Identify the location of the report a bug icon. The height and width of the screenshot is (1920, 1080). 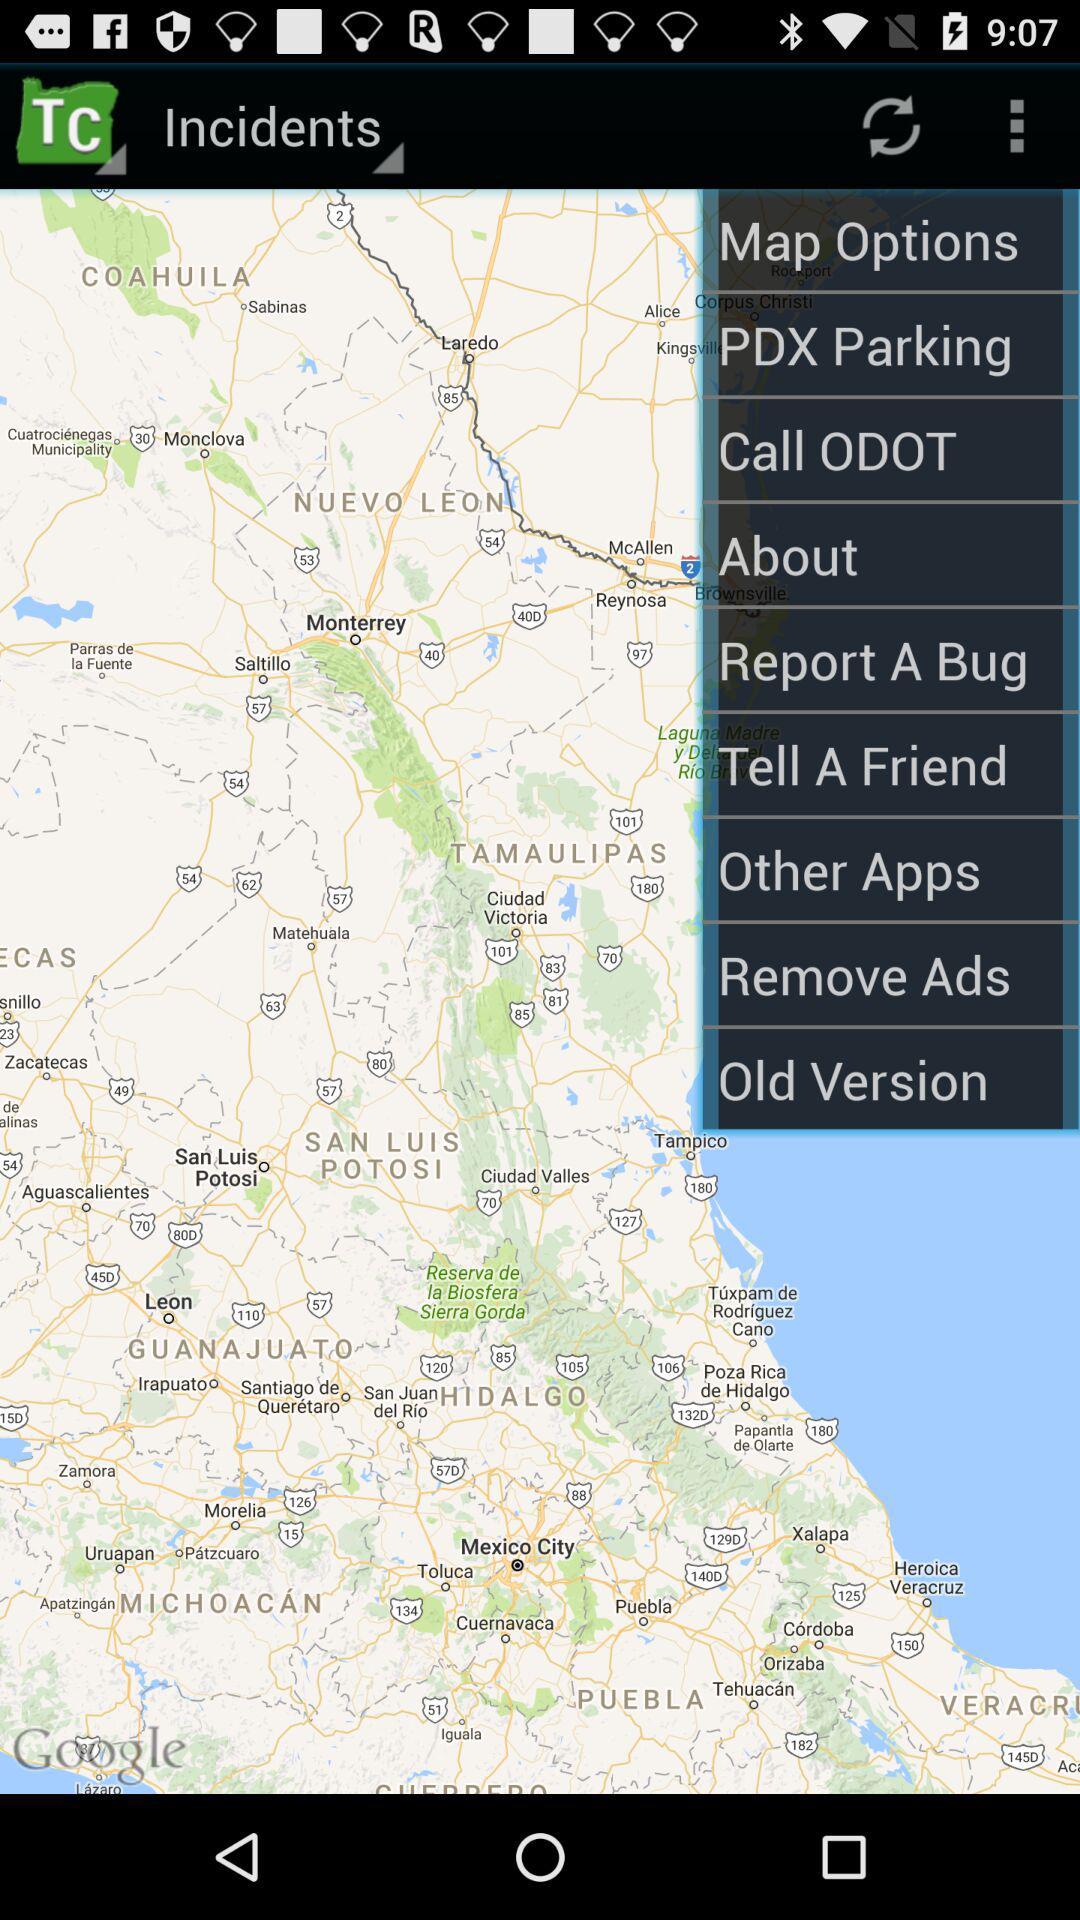
(889, 659).